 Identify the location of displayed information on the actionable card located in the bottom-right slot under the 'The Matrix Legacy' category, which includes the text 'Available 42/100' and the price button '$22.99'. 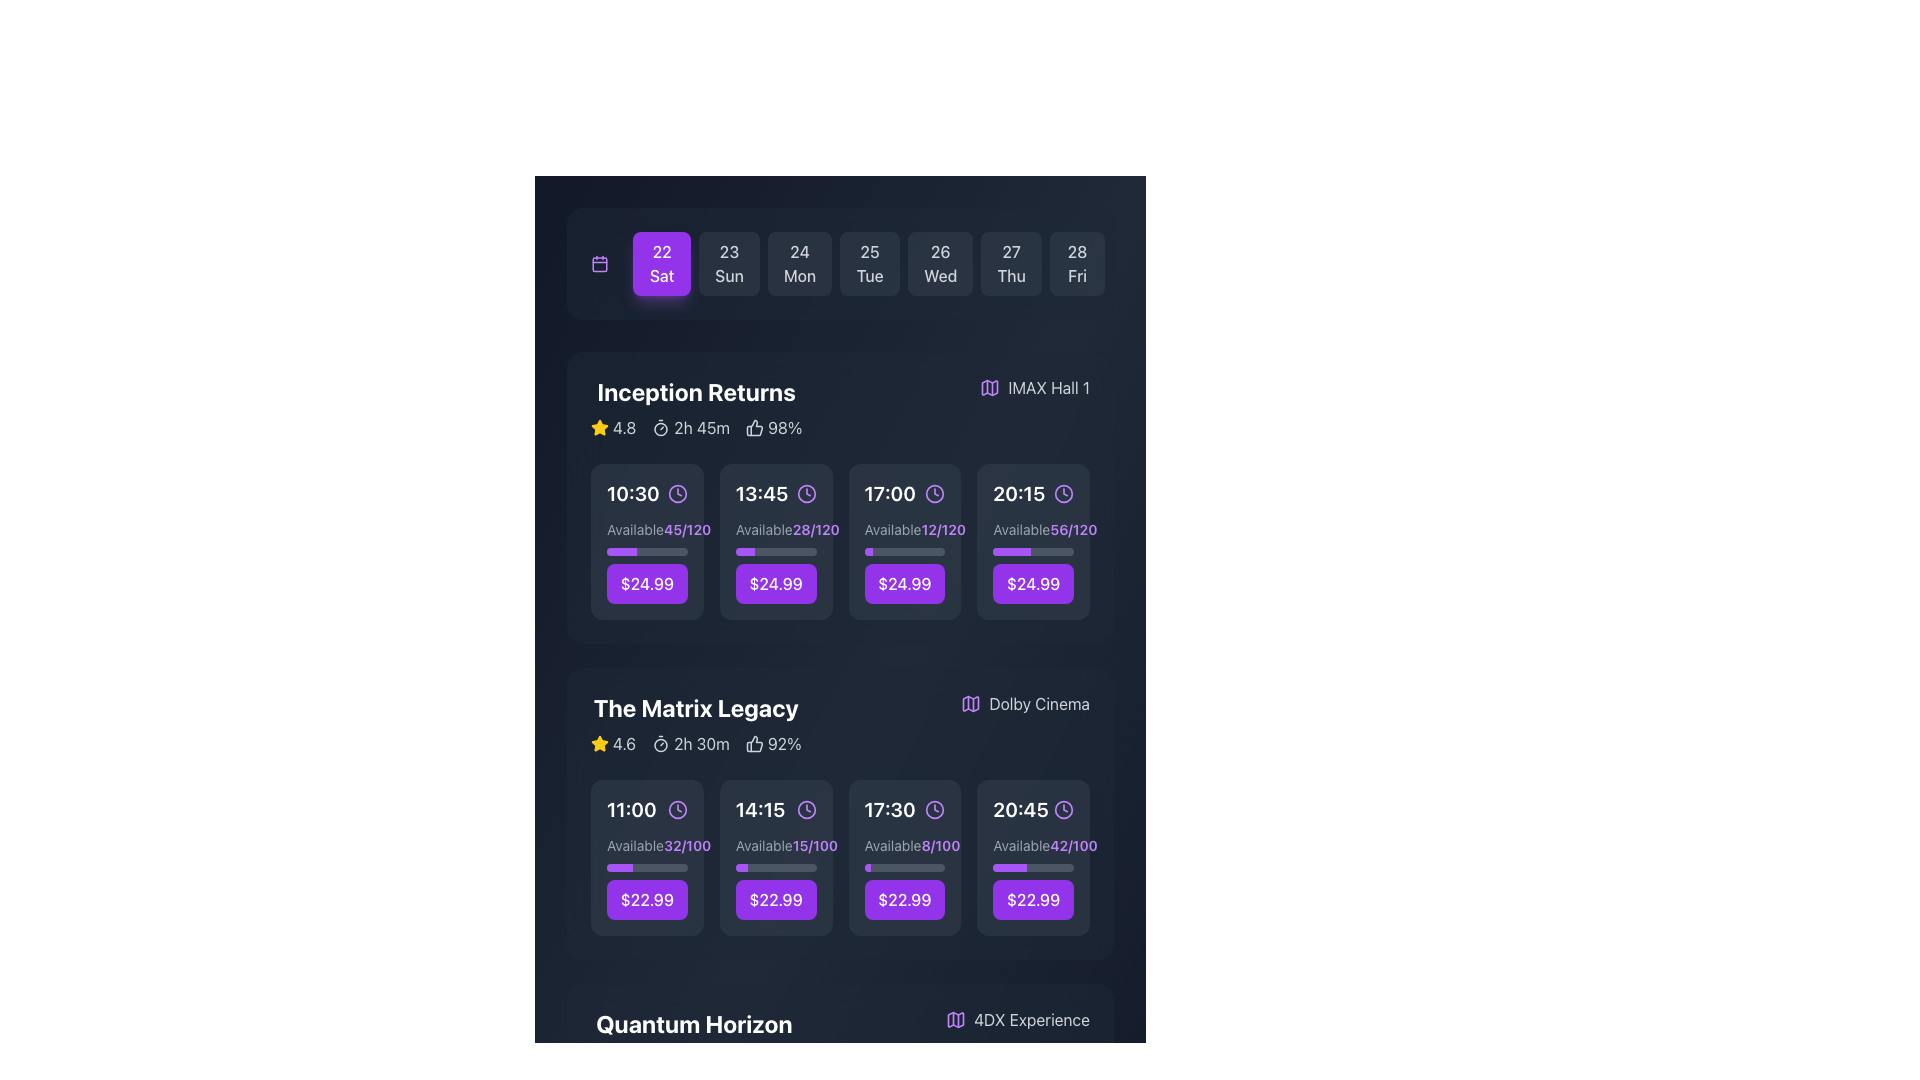
(1033, 877).